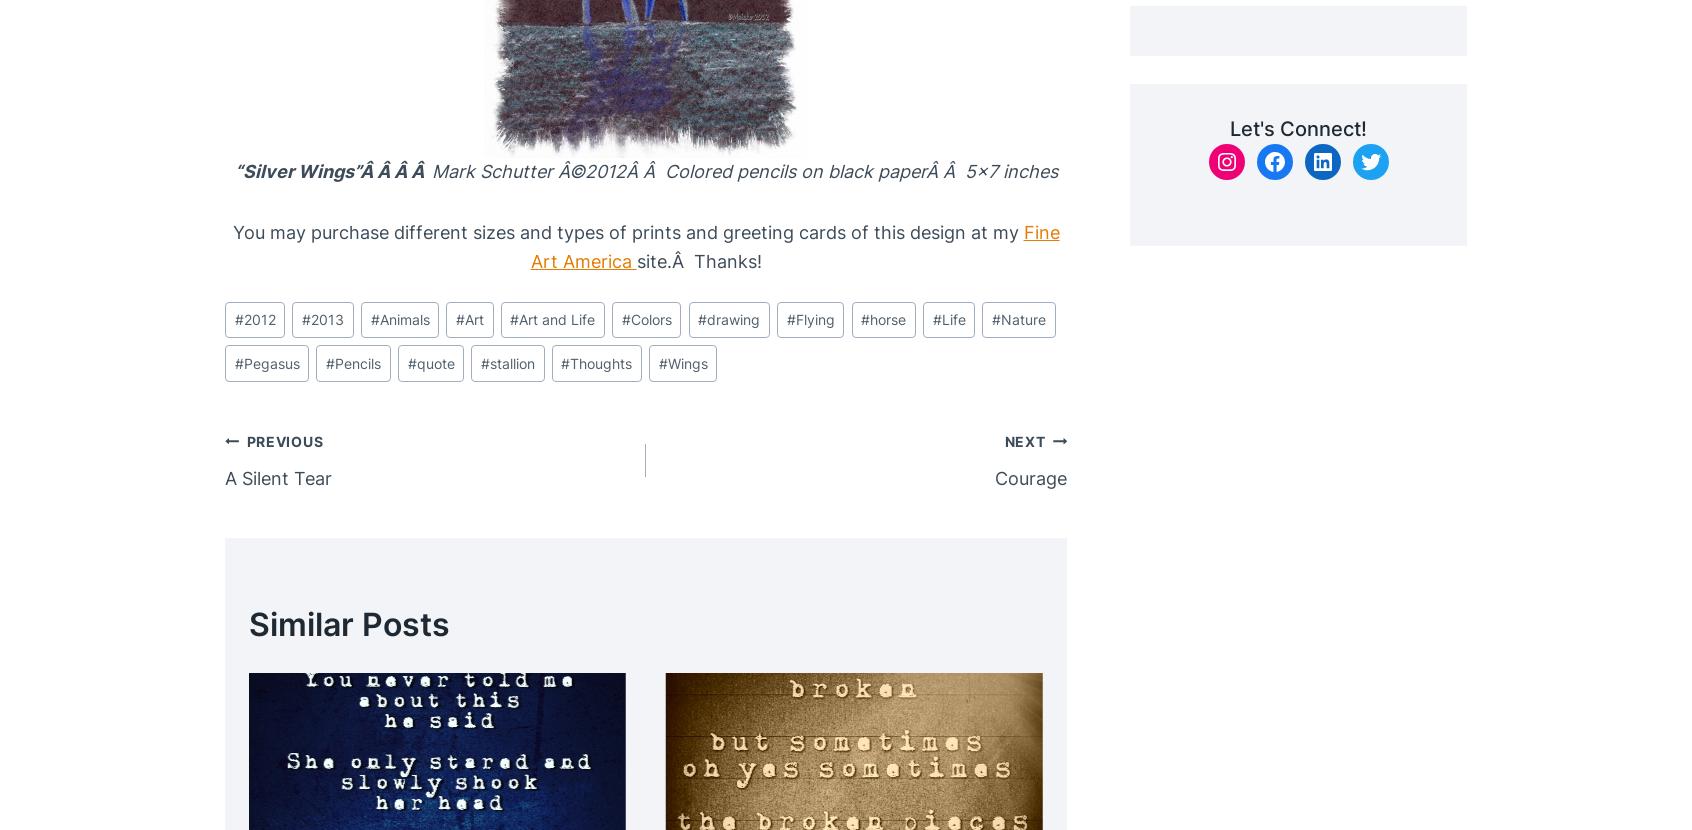 This screenshot has width=1692, height=830. I want to click on '“Silver Wings”Â Â Â Â', so click(331, 171).